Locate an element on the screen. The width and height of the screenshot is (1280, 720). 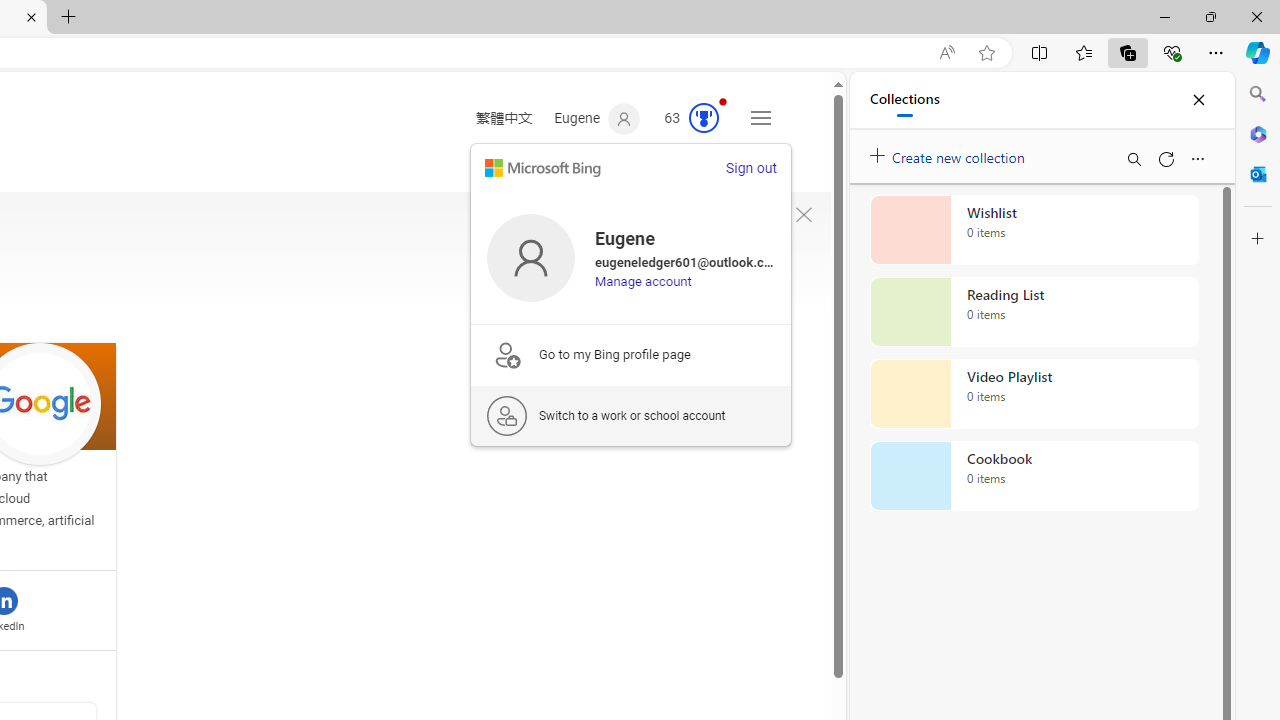
'Create new collection' is located at coordinates (950, 152).